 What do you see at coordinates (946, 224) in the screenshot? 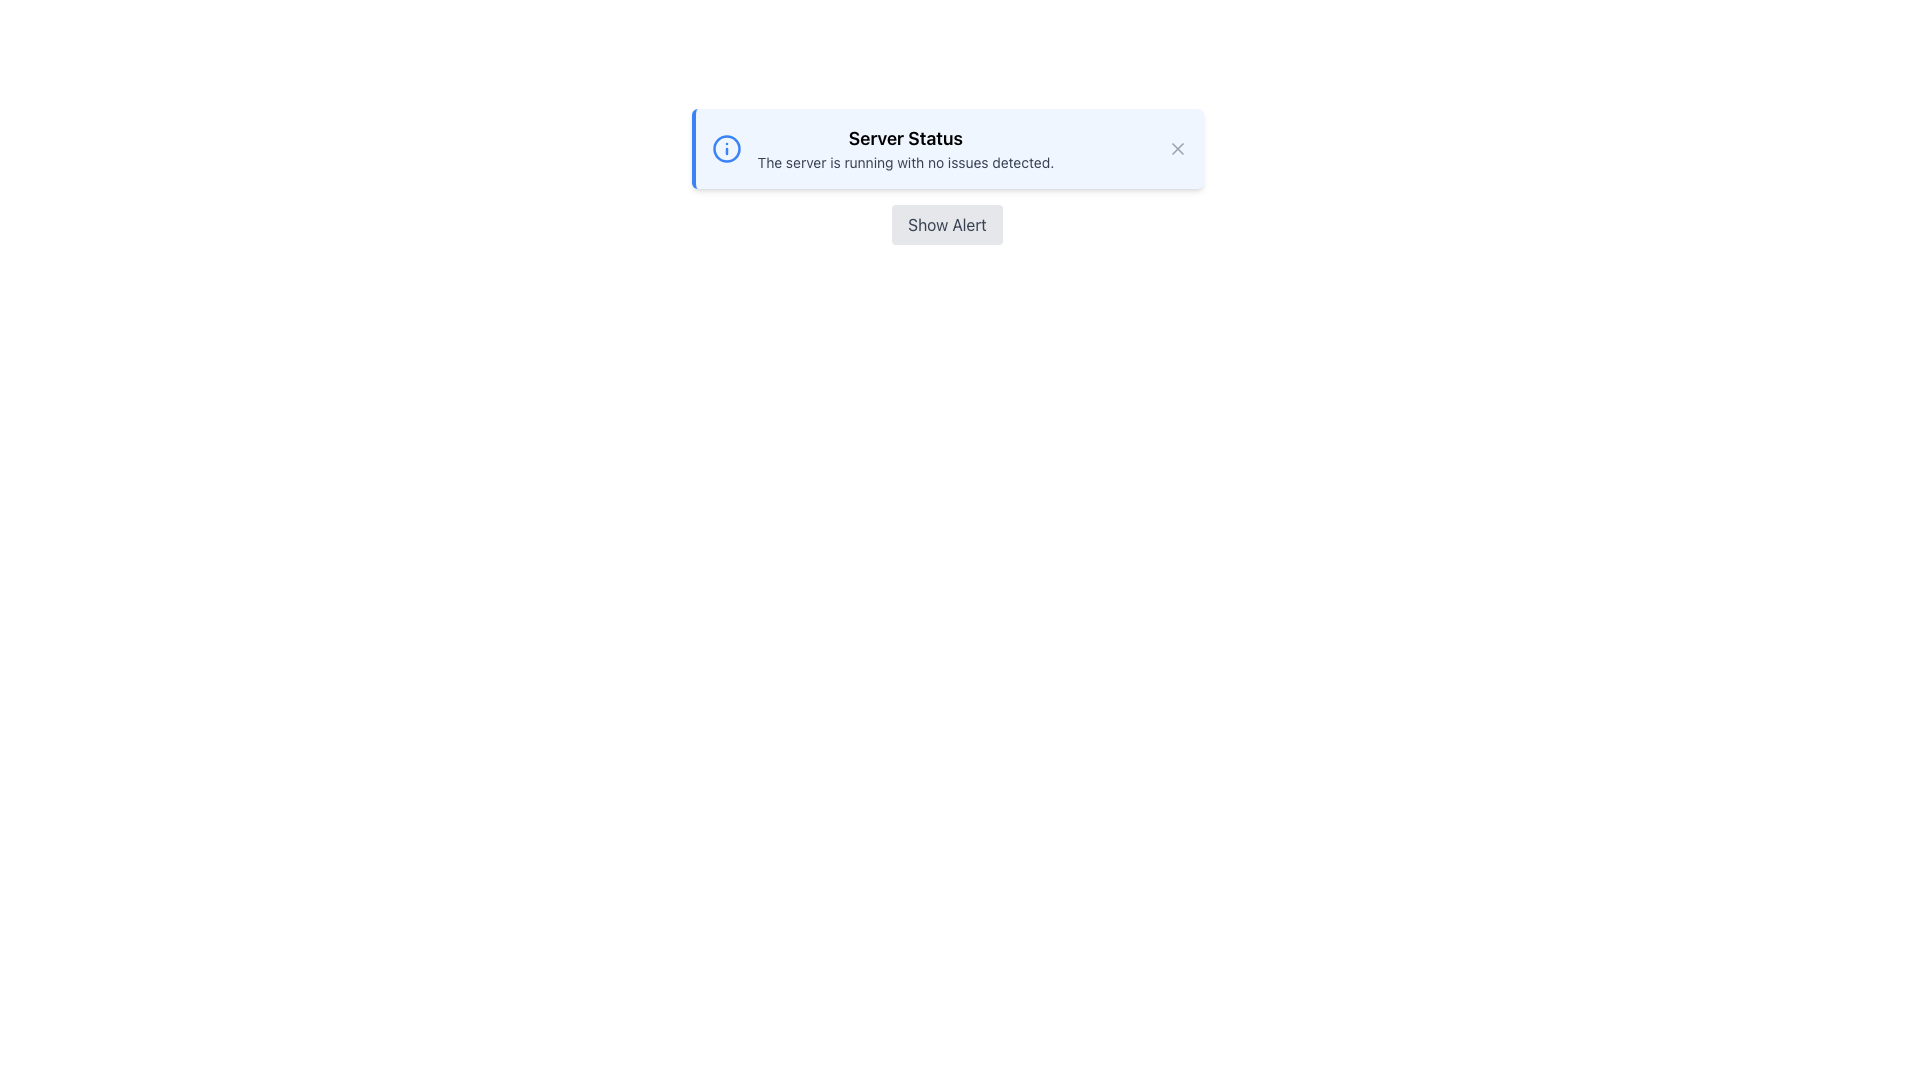
I see `the button located underneath the 'Server Status' information box` at bounding box center [946, 224].